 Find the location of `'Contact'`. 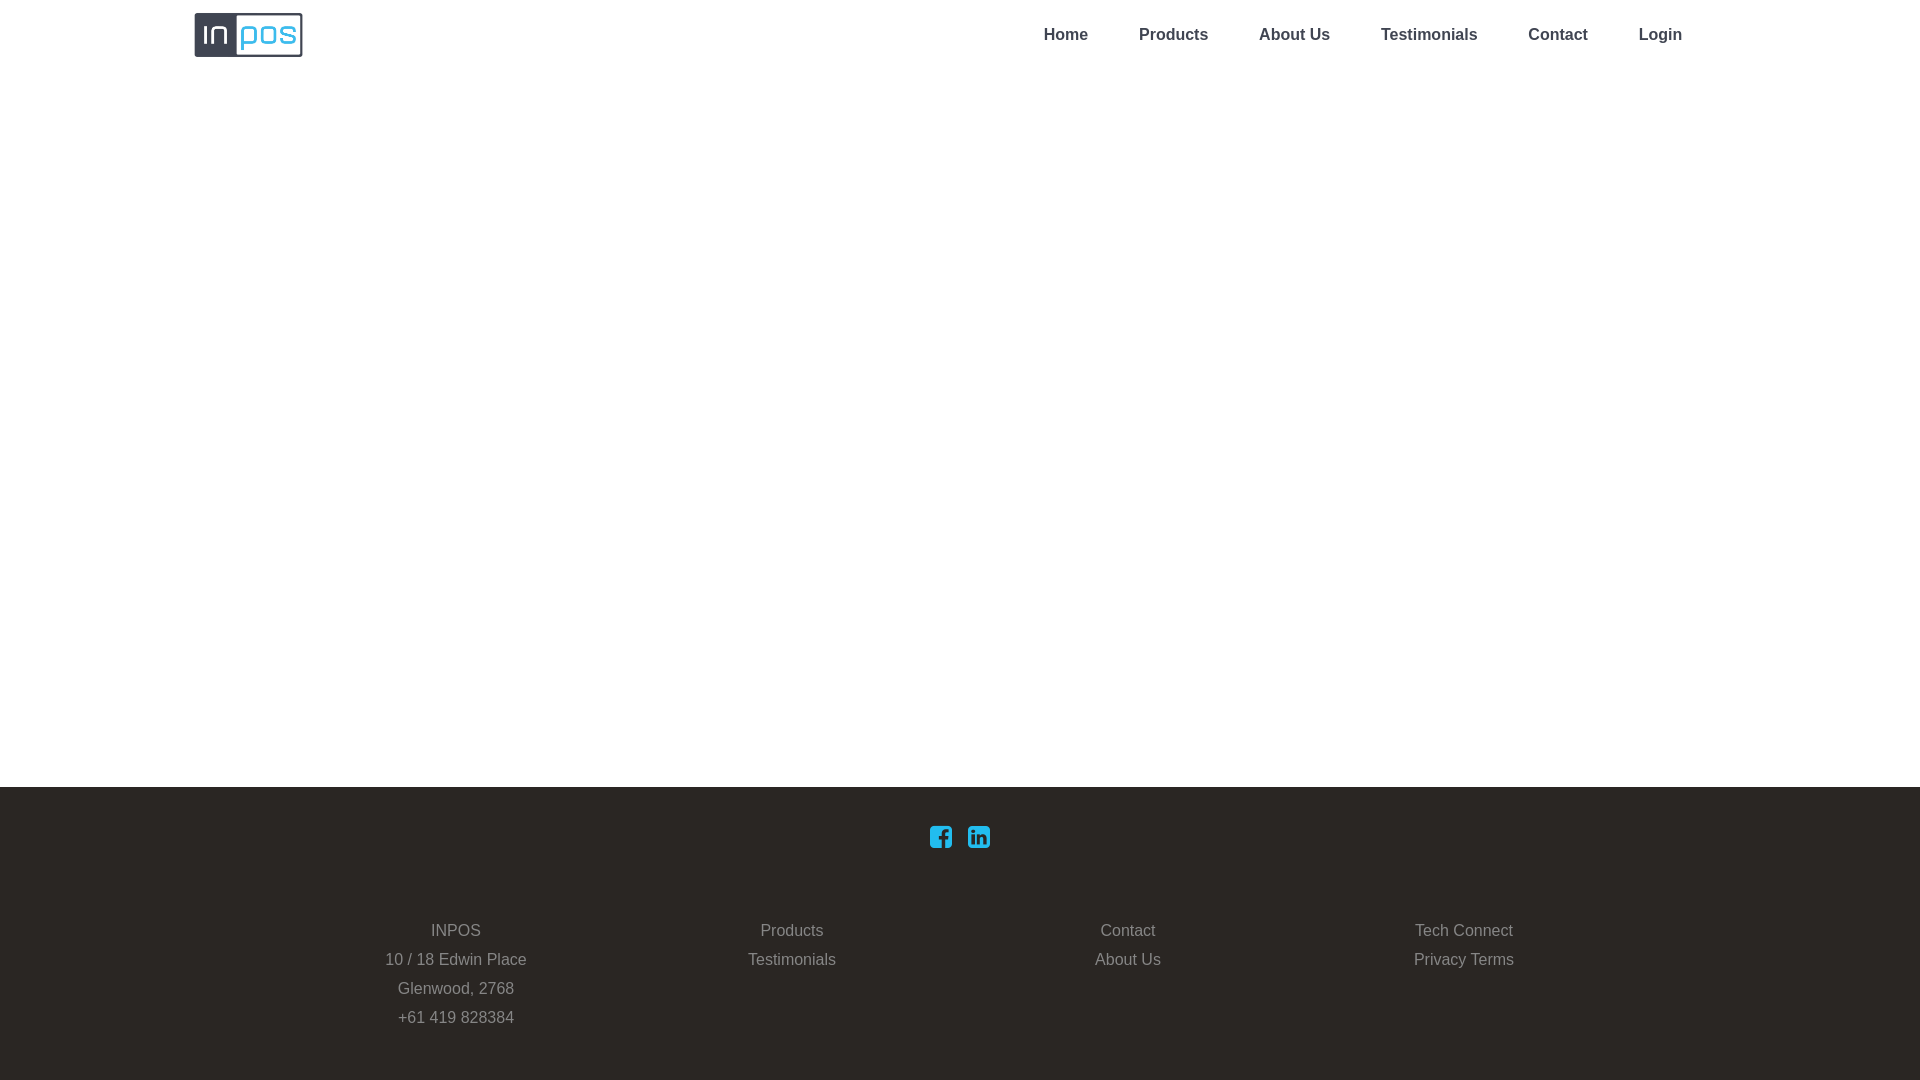

'Contact' is located at coordinates (1128, 930).